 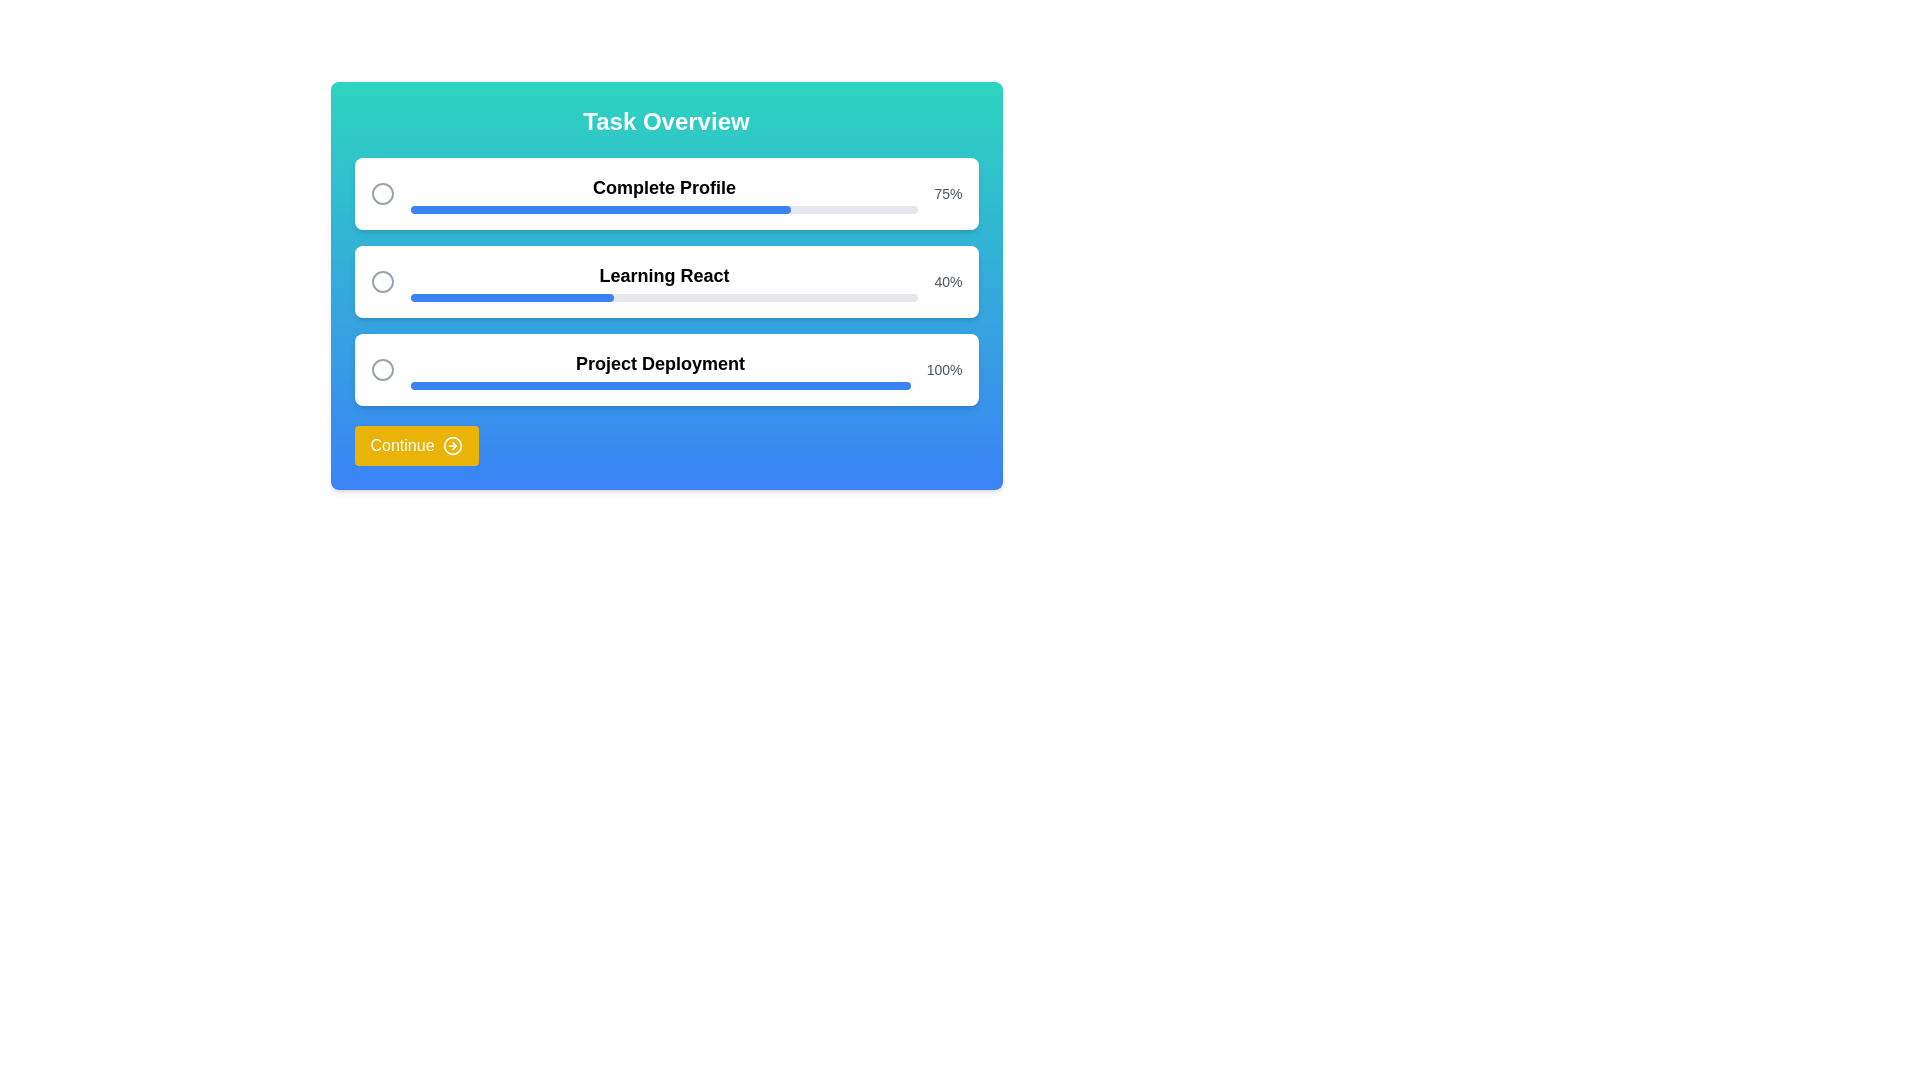 What do you see at coordinates (382, 193) in the screenshot?
I see `the icon indicating 'Complete Profile' which is positioned to the left of the text and the progress bar showing 75% completion` at bounding box center [382, 193].